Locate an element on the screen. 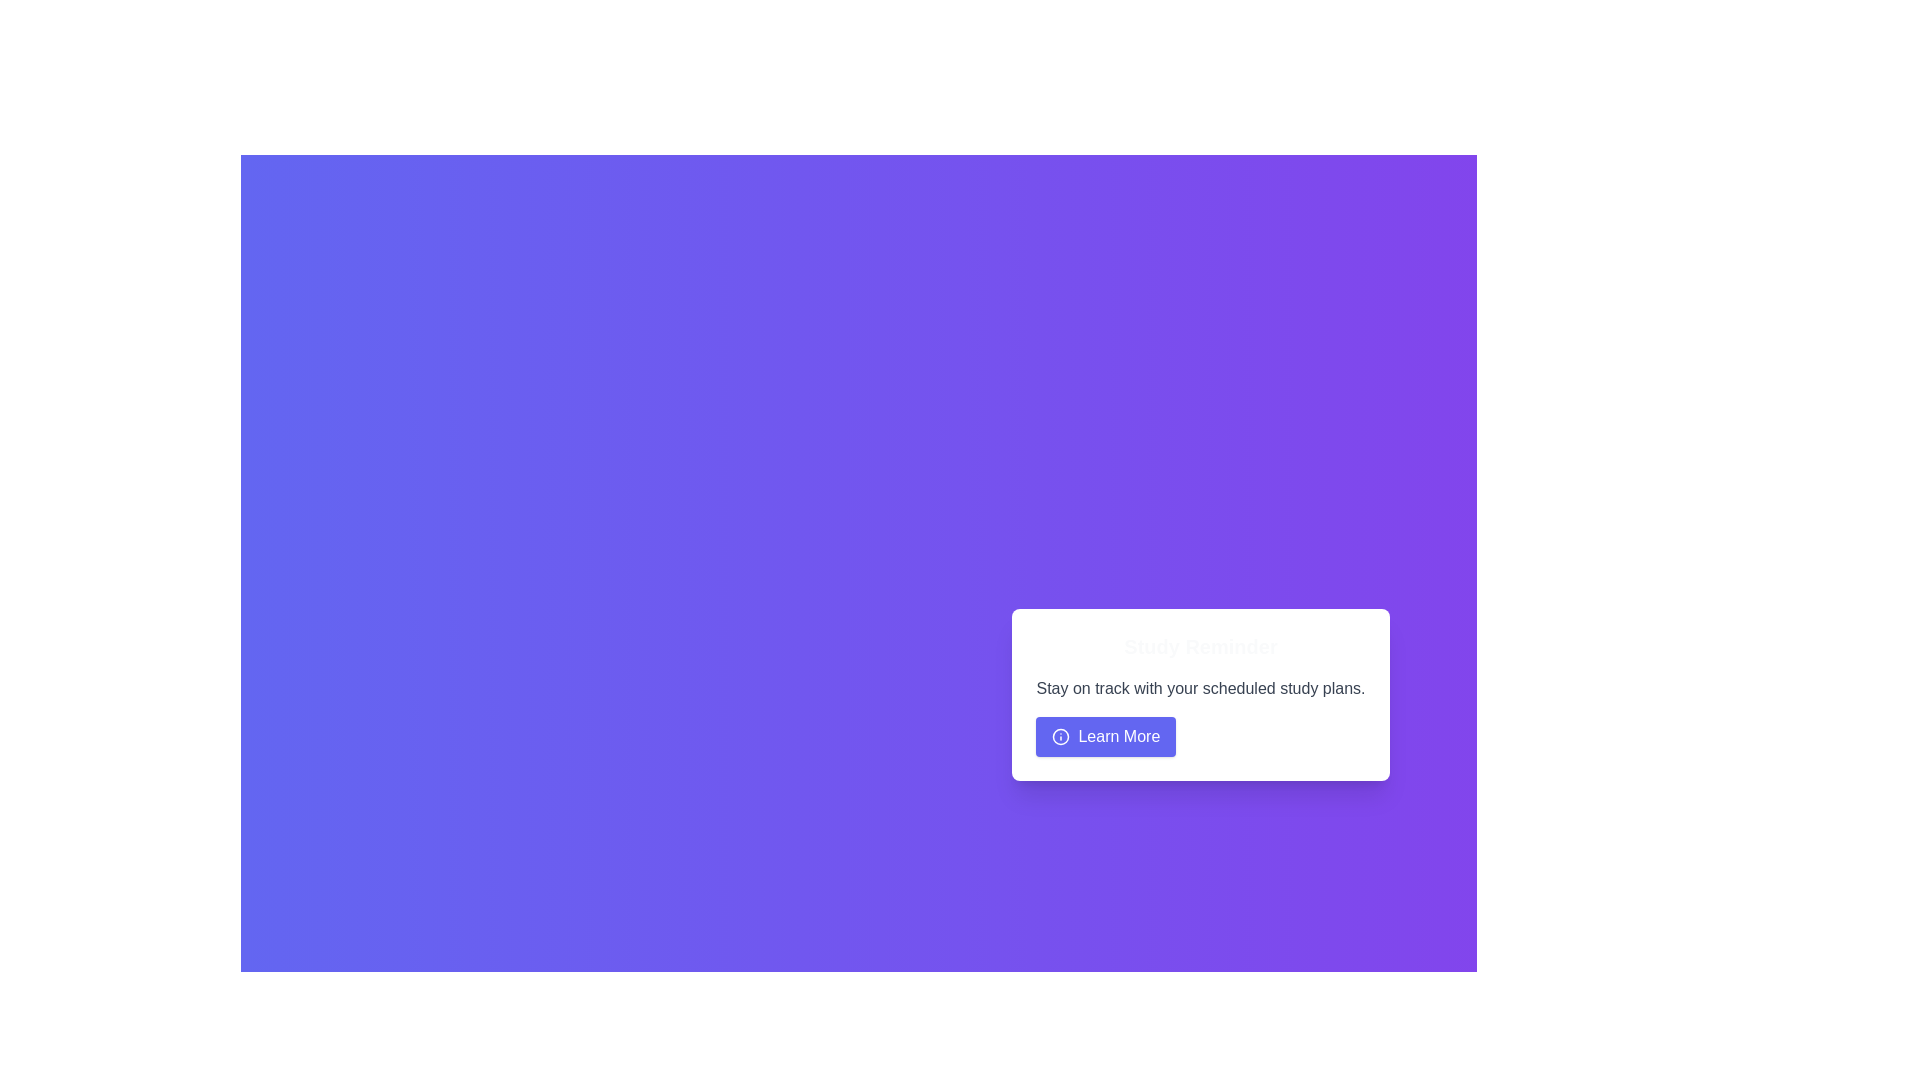 The width and height of the screenshot is (1920, 1080). the 'Learn More' button with a medium-blue background and white text, located within the 'Study Reminder' card is located at coordinates (1105, 736).